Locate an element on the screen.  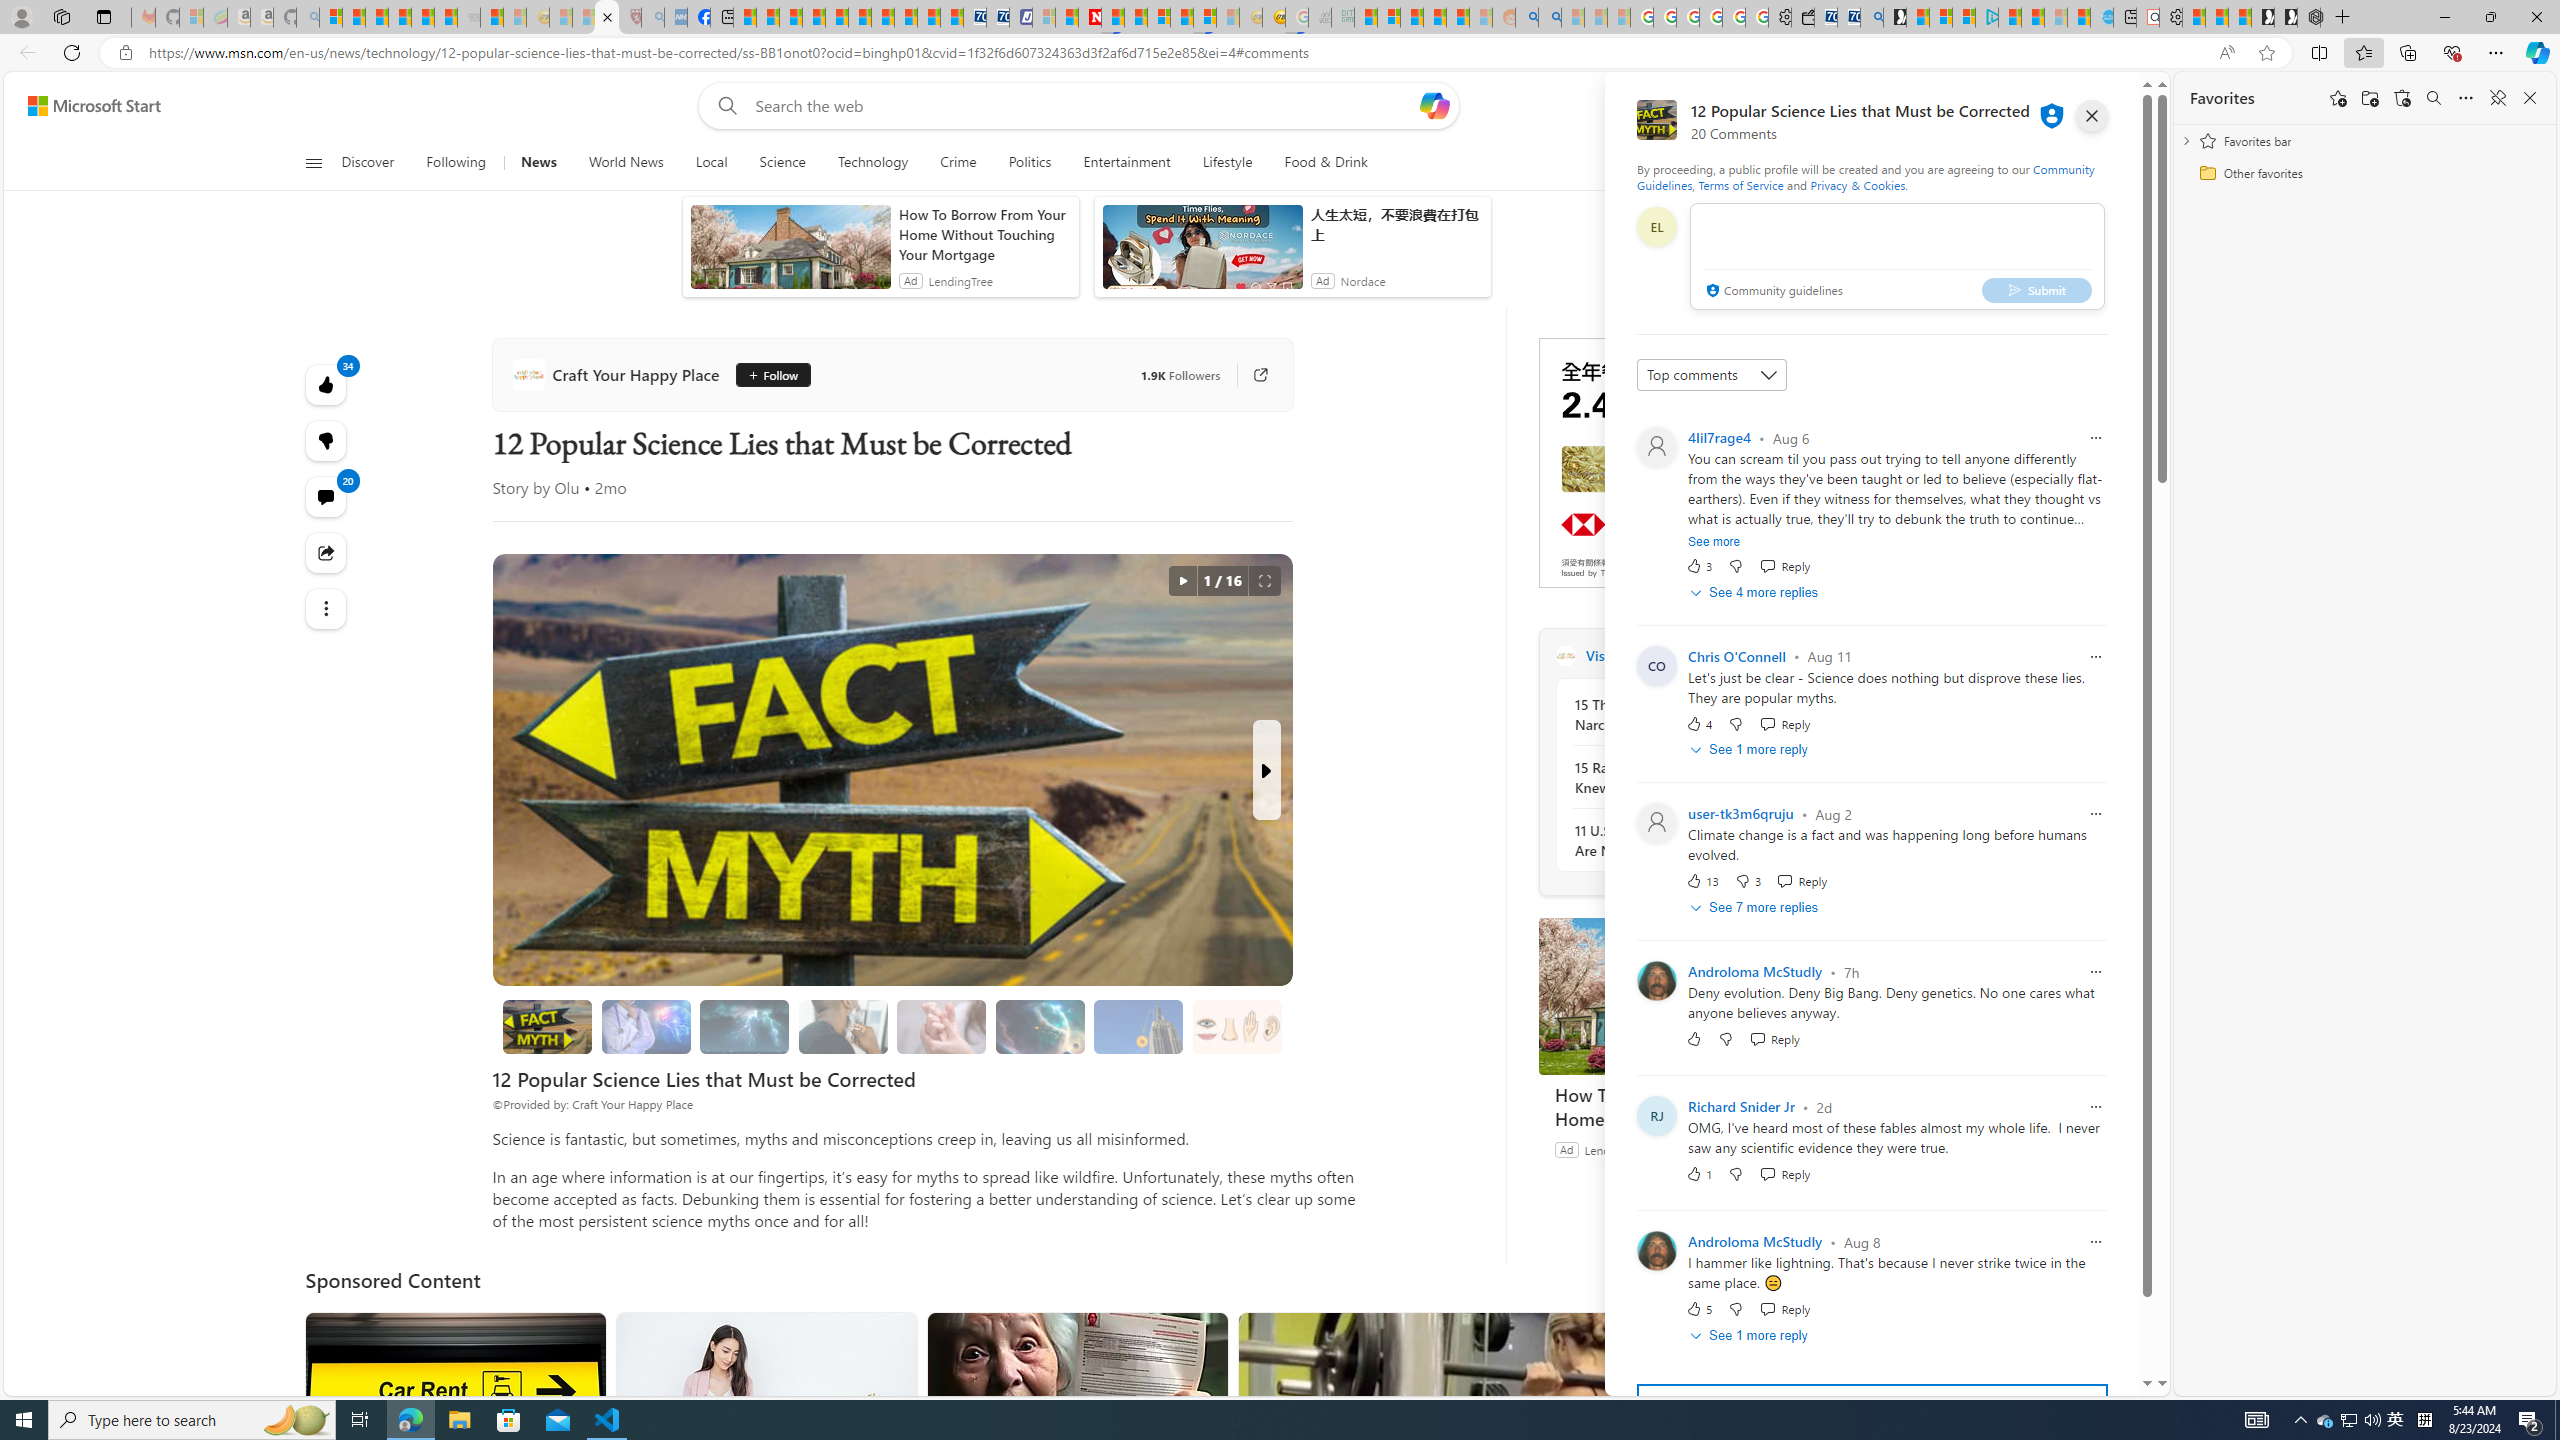
'5 Like' is located at coordinates (1697, 1309).